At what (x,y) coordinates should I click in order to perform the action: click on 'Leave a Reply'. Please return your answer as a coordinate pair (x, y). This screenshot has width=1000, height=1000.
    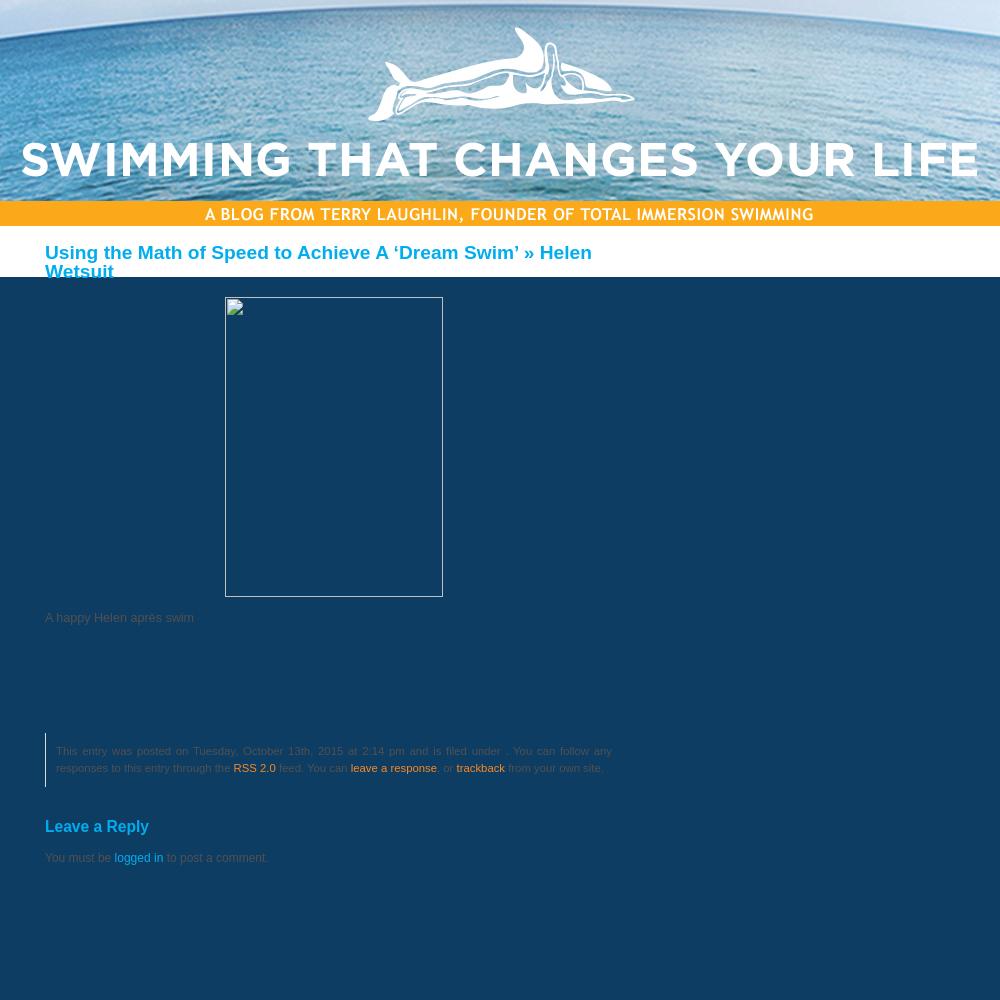
    Looking at the image, I should click on (96, 825).